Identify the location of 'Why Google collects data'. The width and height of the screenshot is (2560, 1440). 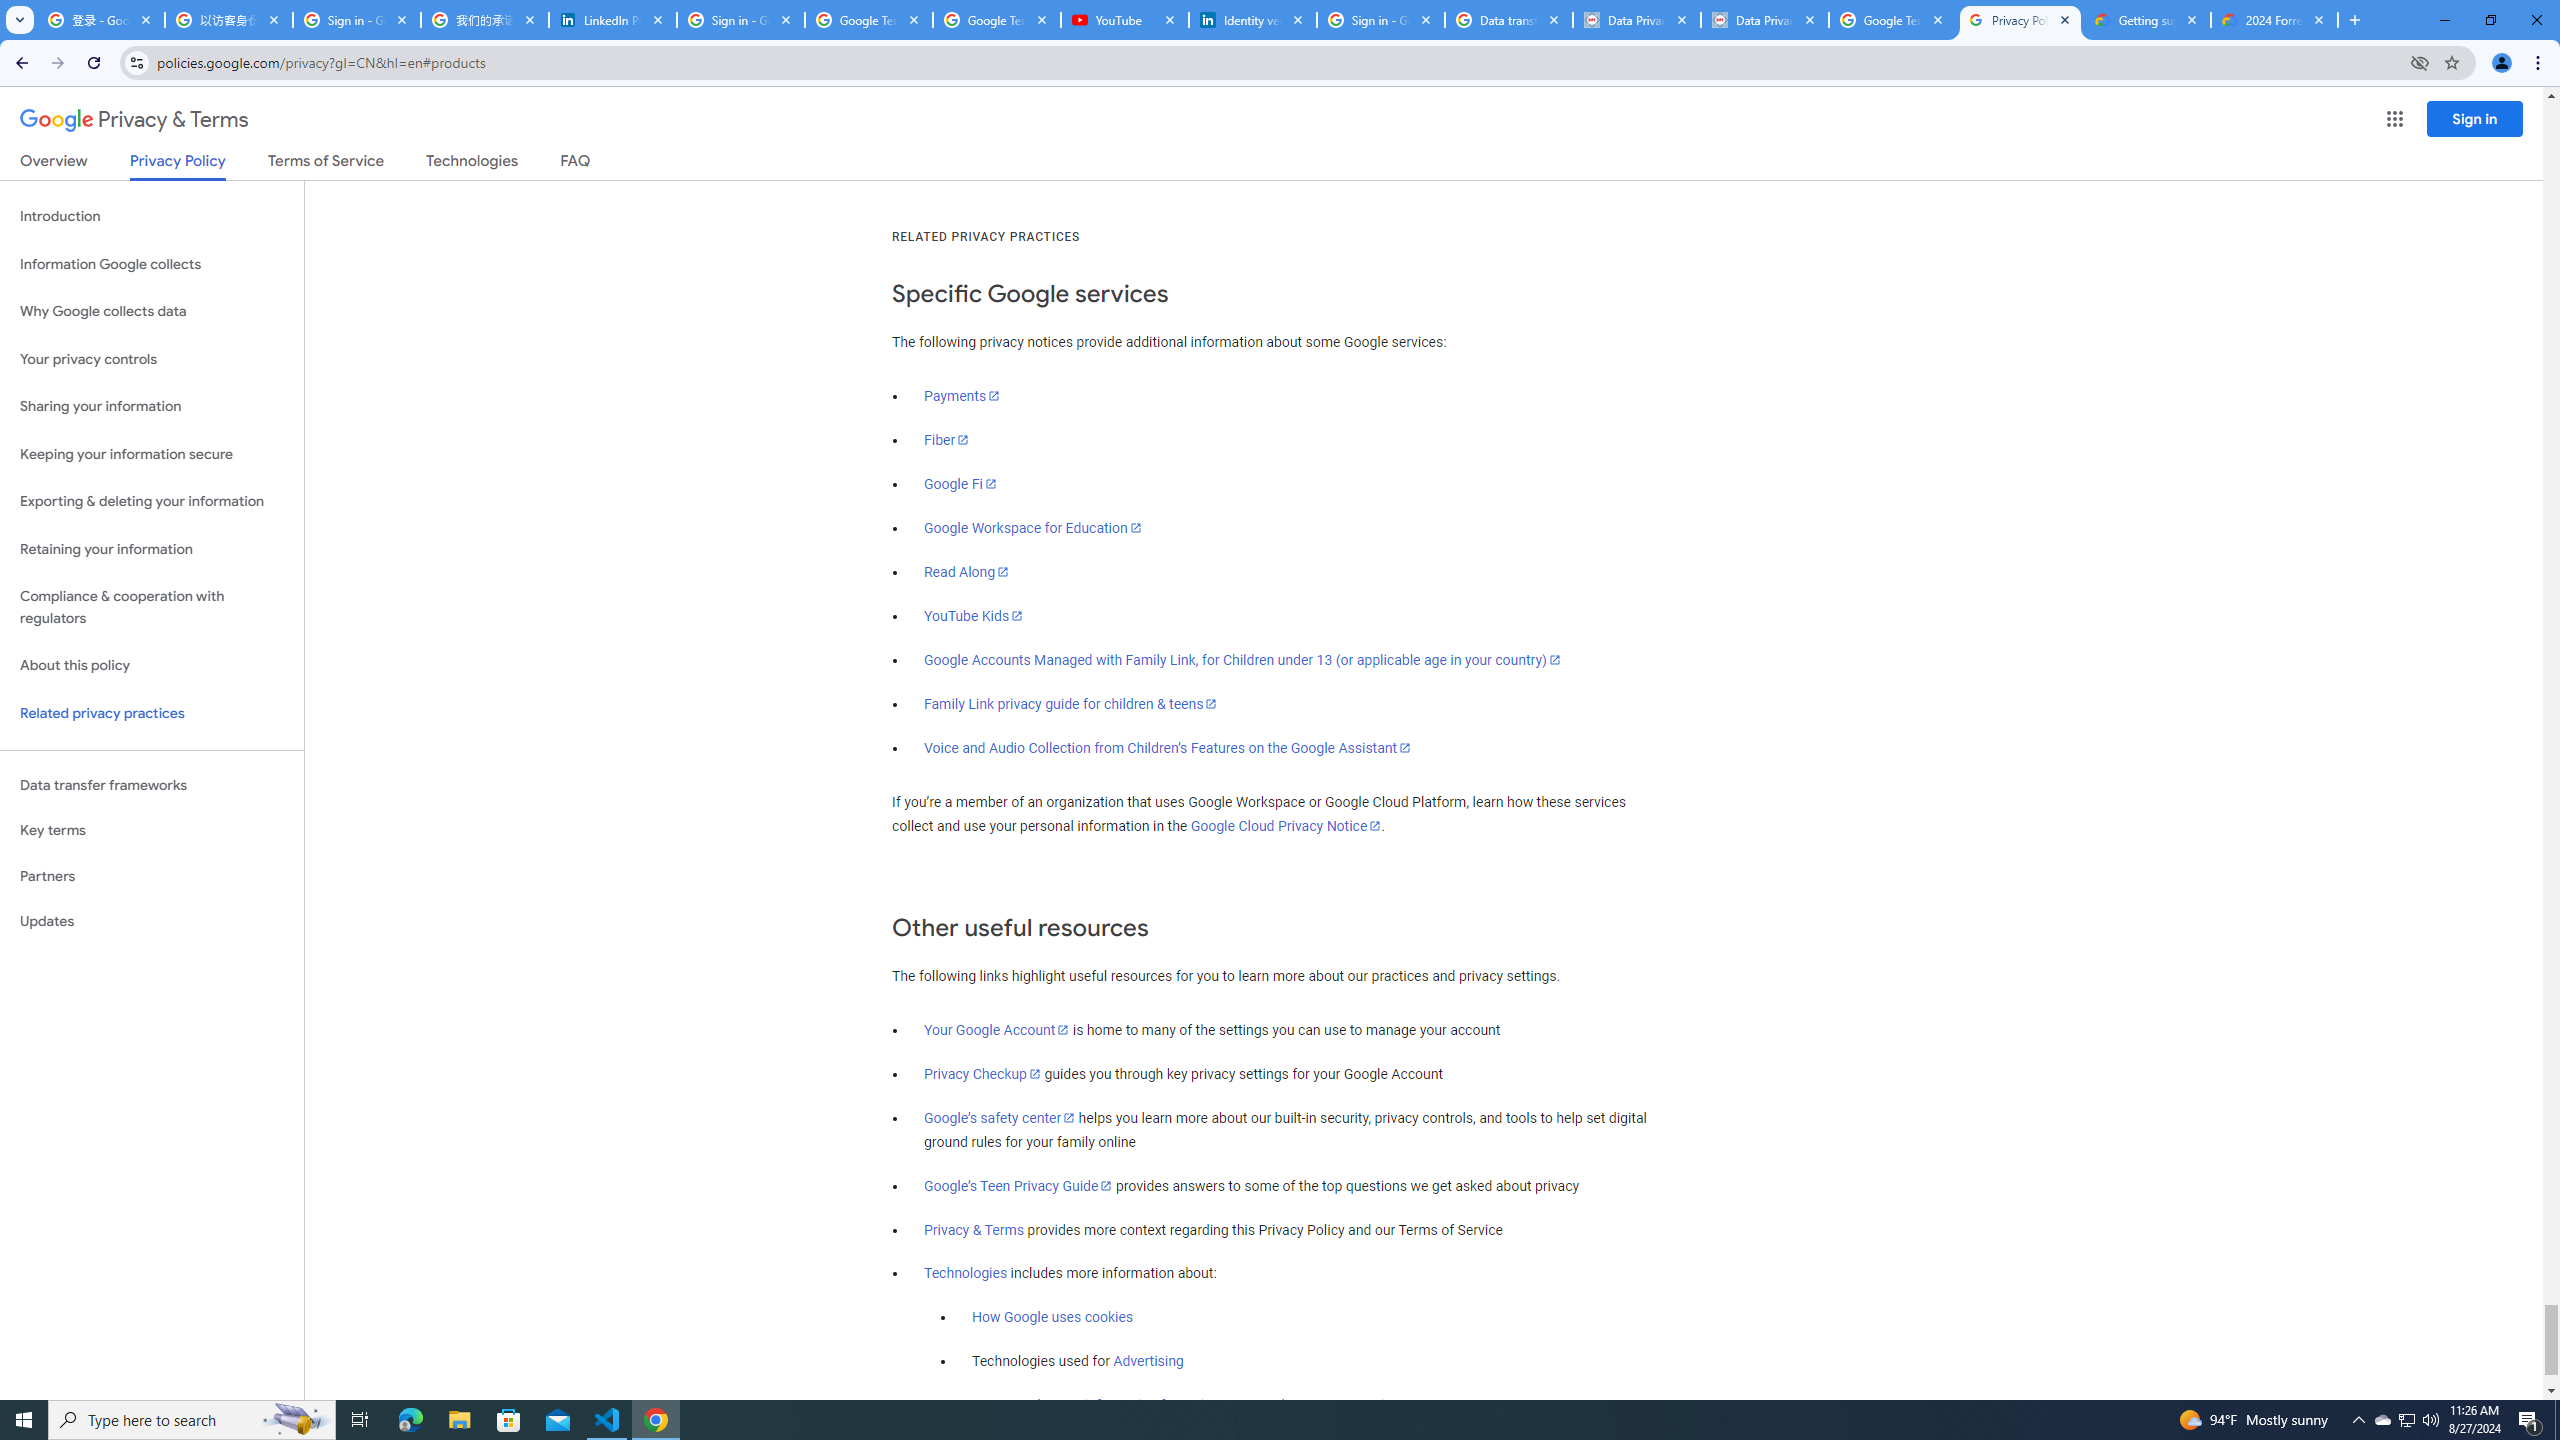
(151, 310).